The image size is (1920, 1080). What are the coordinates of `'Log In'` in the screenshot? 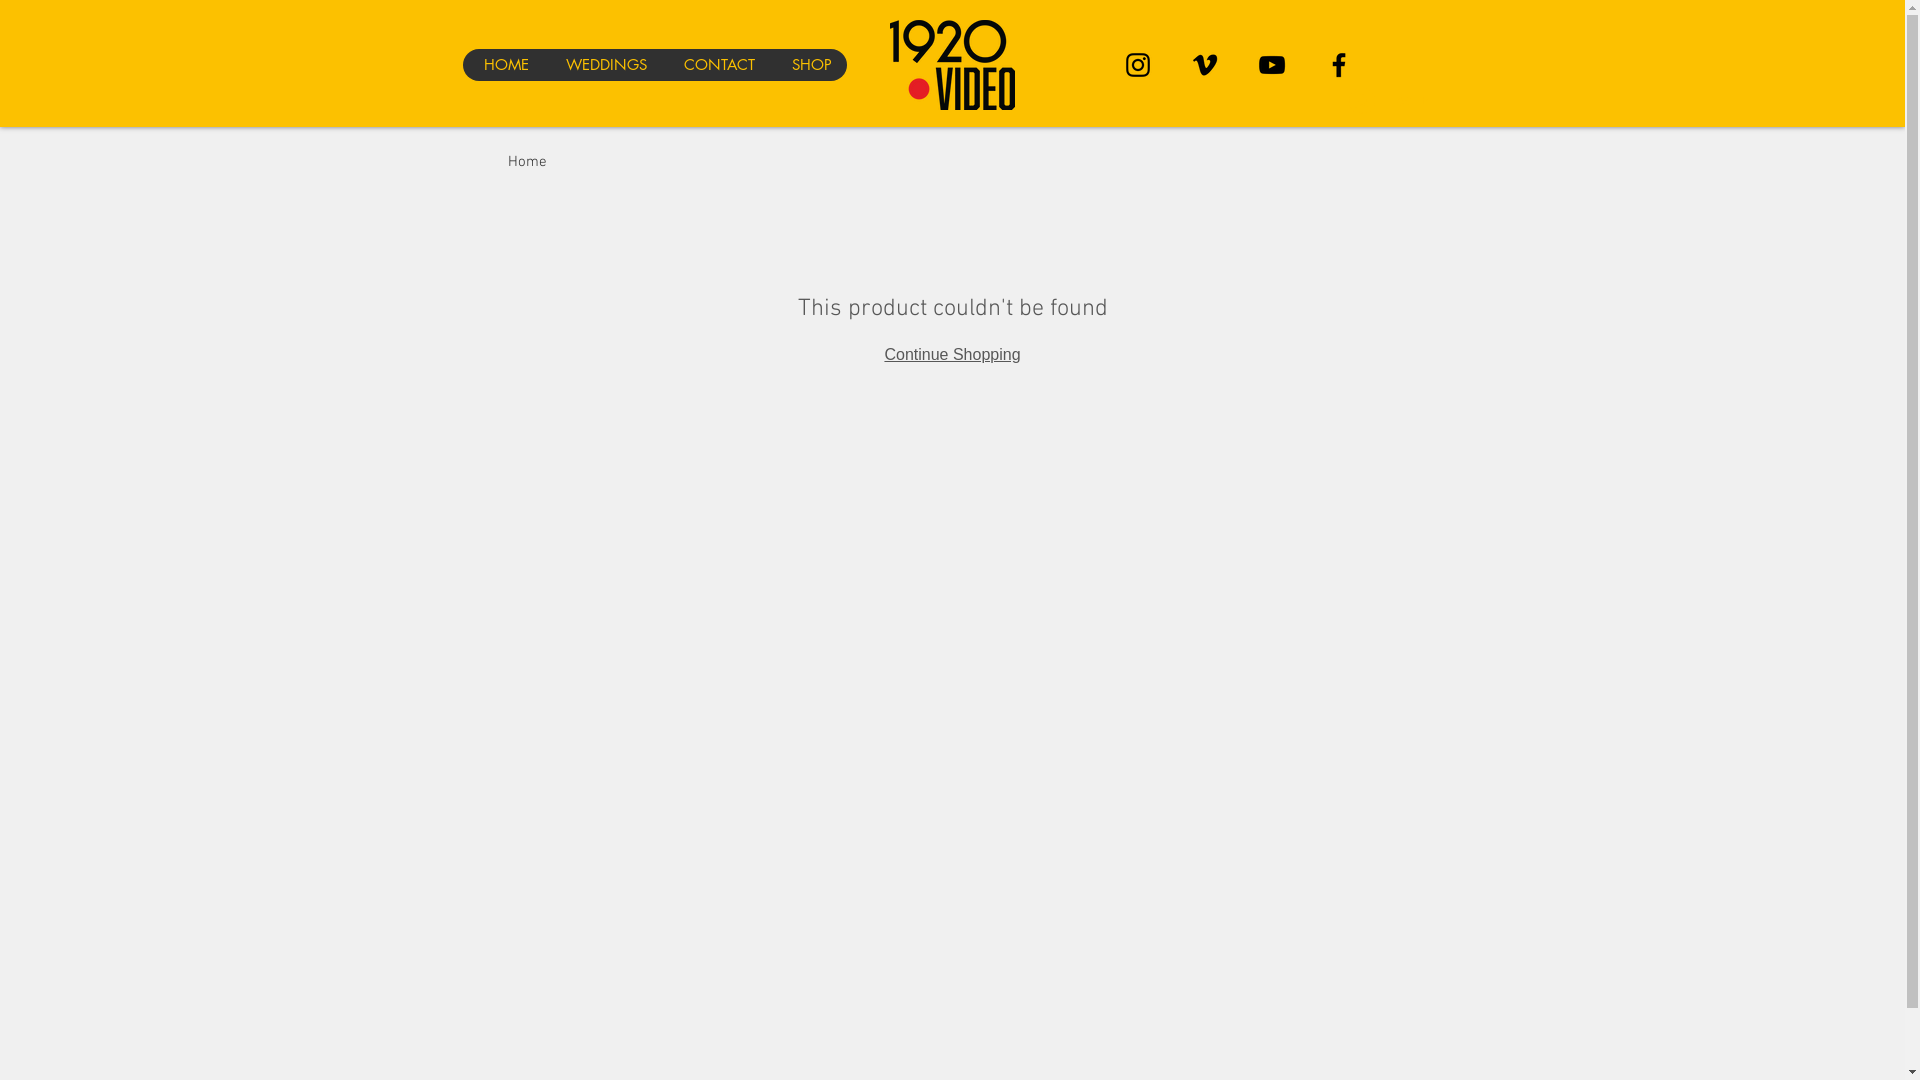 It's located at (1386, 100).